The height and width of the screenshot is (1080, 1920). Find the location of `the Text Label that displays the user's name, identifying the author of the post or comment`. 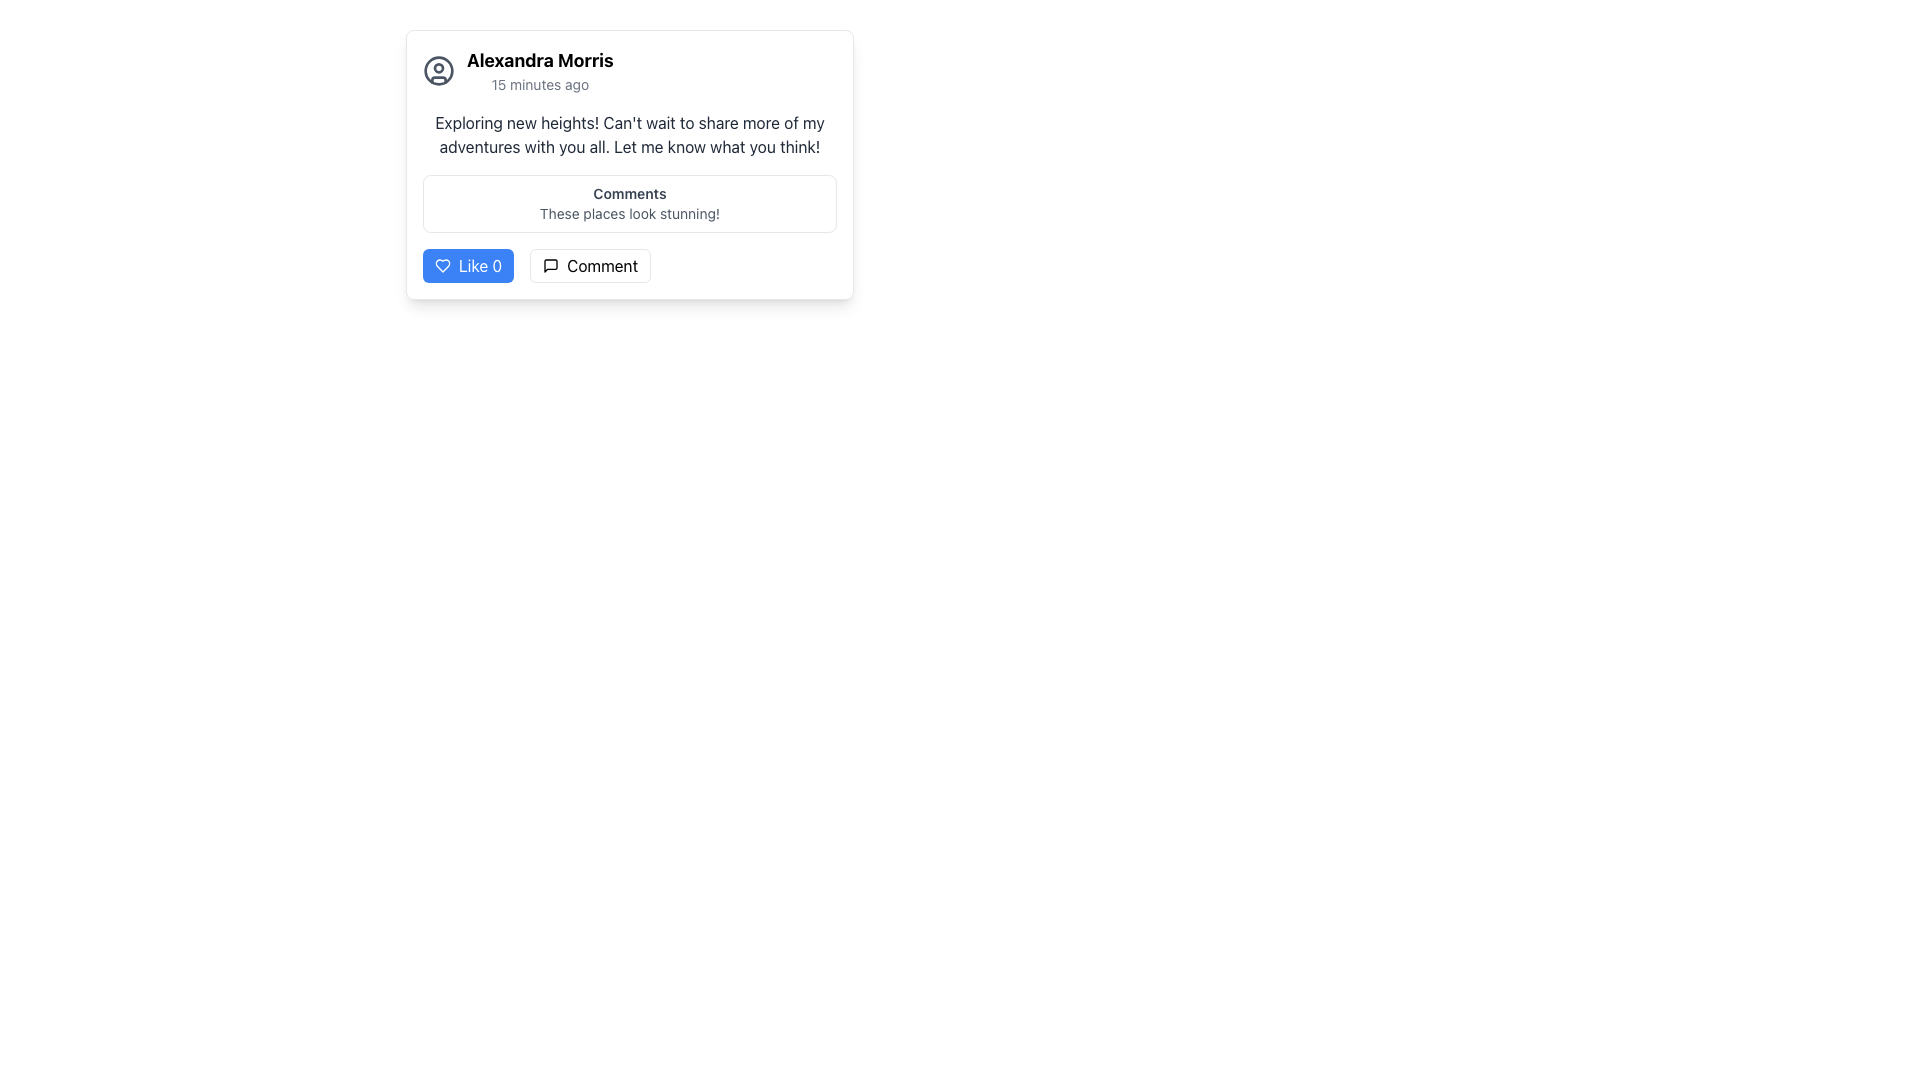

the Text Label that displays the user's name, identifying the author of the post or comment is located at coordinates (540, 60).